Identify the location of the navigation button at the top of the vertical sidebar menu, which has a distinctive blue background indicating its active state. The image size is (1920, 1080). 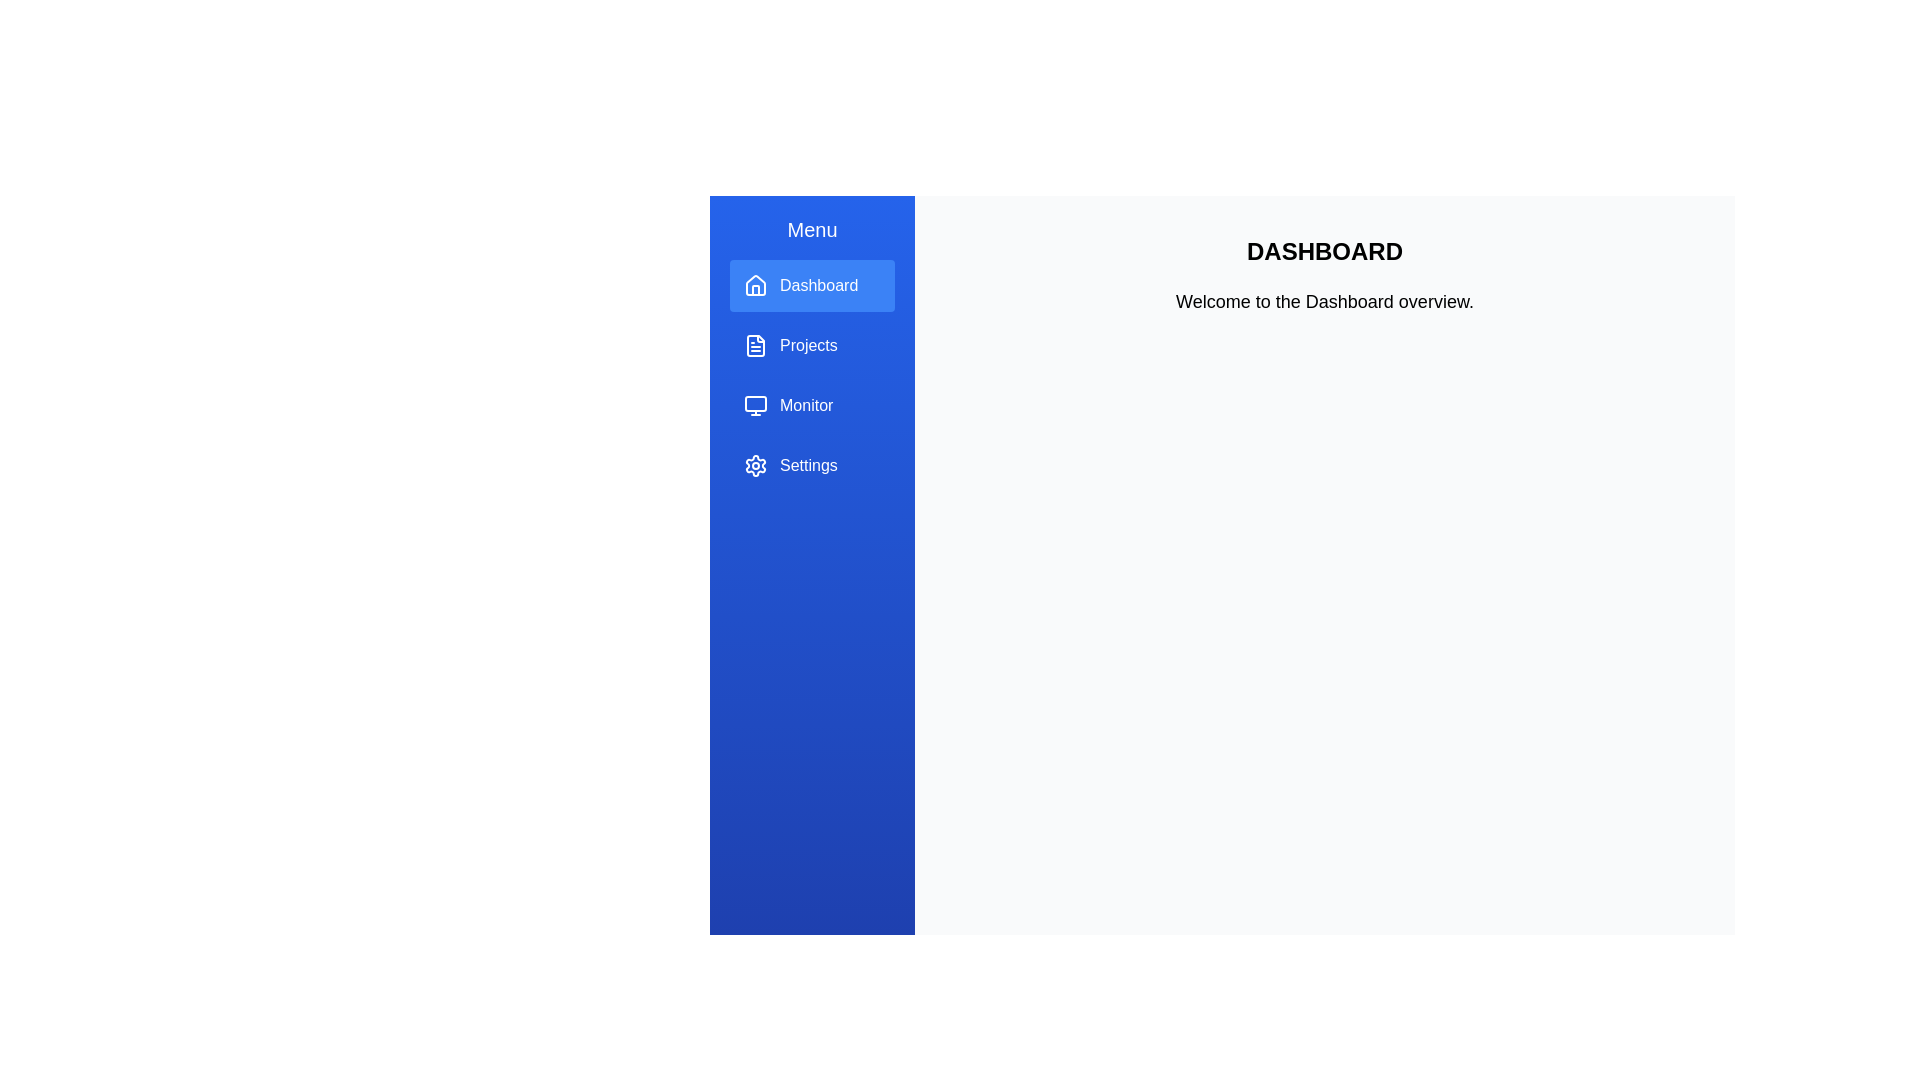
(812, 285).